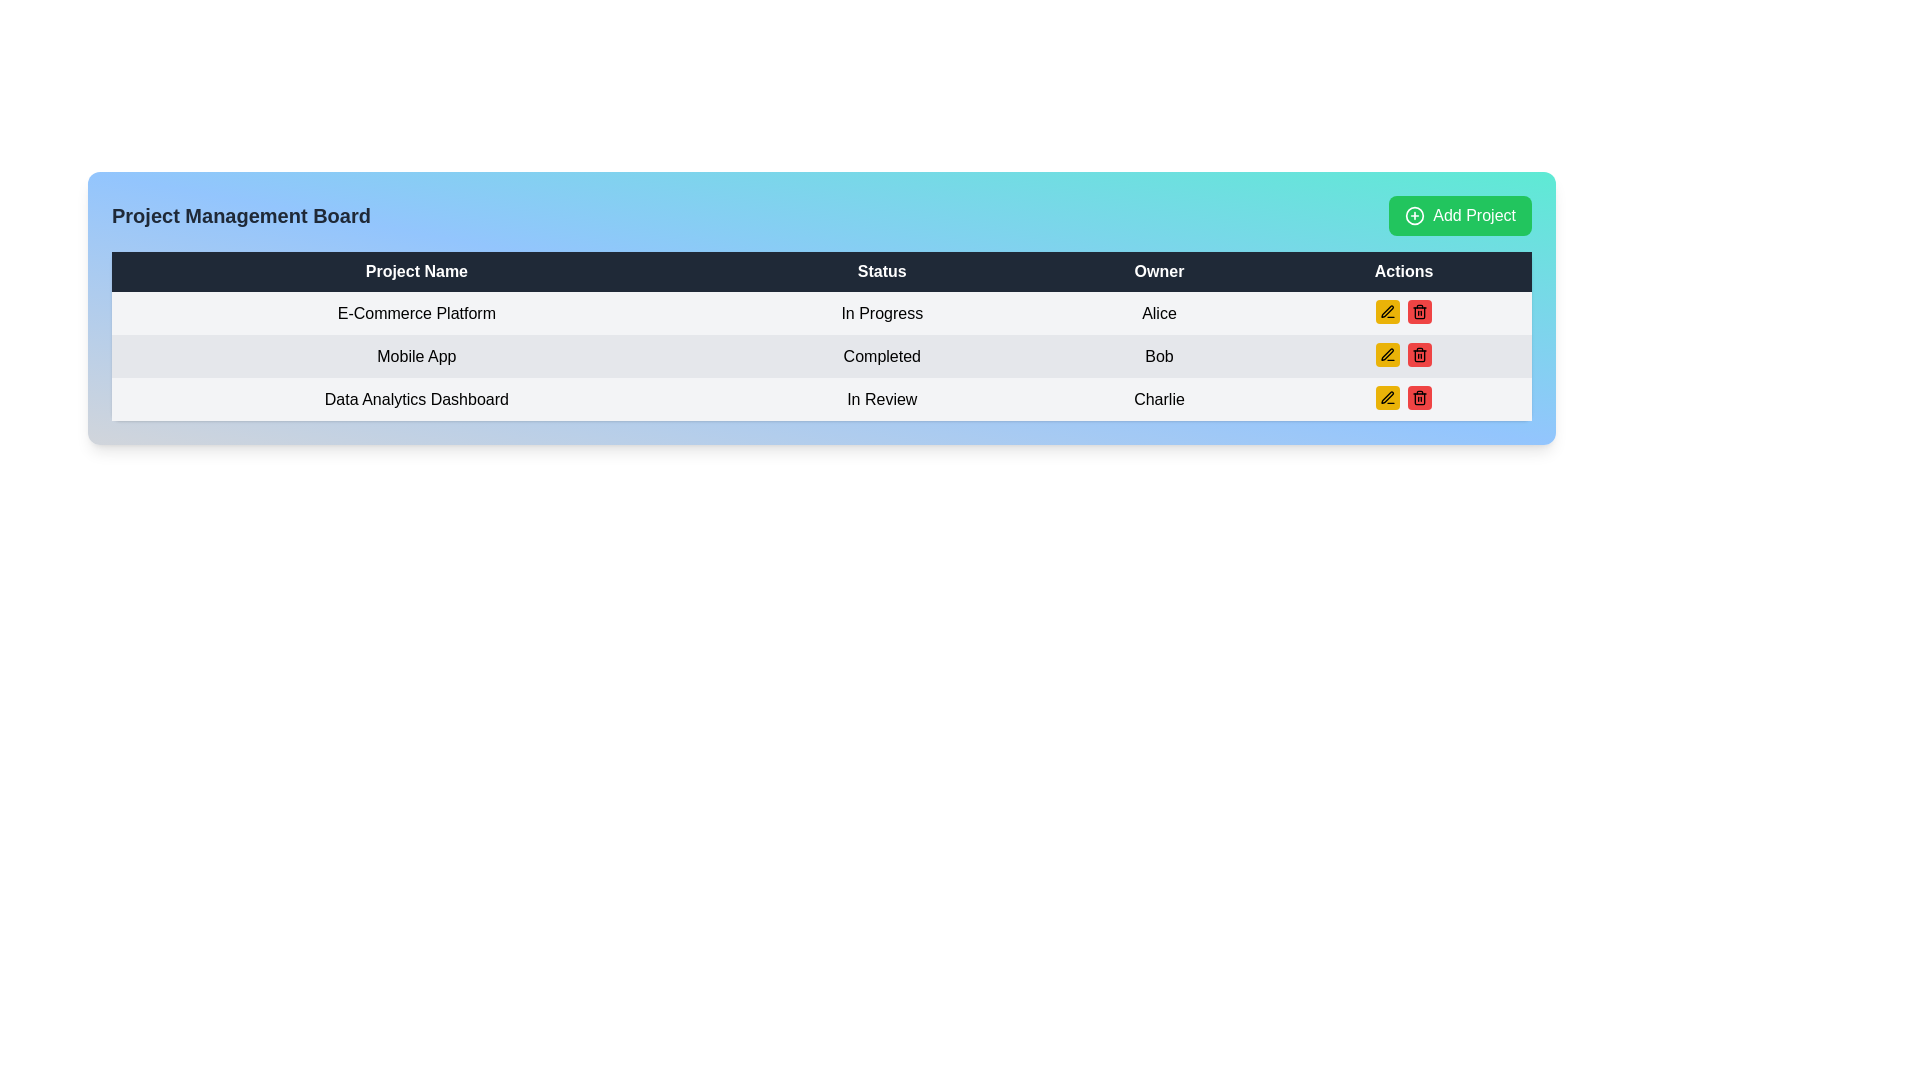 This screenshot has height=1080, width=1920. Describe the element at coordinates (881, 313) in the screenshot. I see `text from the 'In Progress' text label located in the 'Status' column of the 'E-Commerce Platform' row in the tabular layout` at that location.